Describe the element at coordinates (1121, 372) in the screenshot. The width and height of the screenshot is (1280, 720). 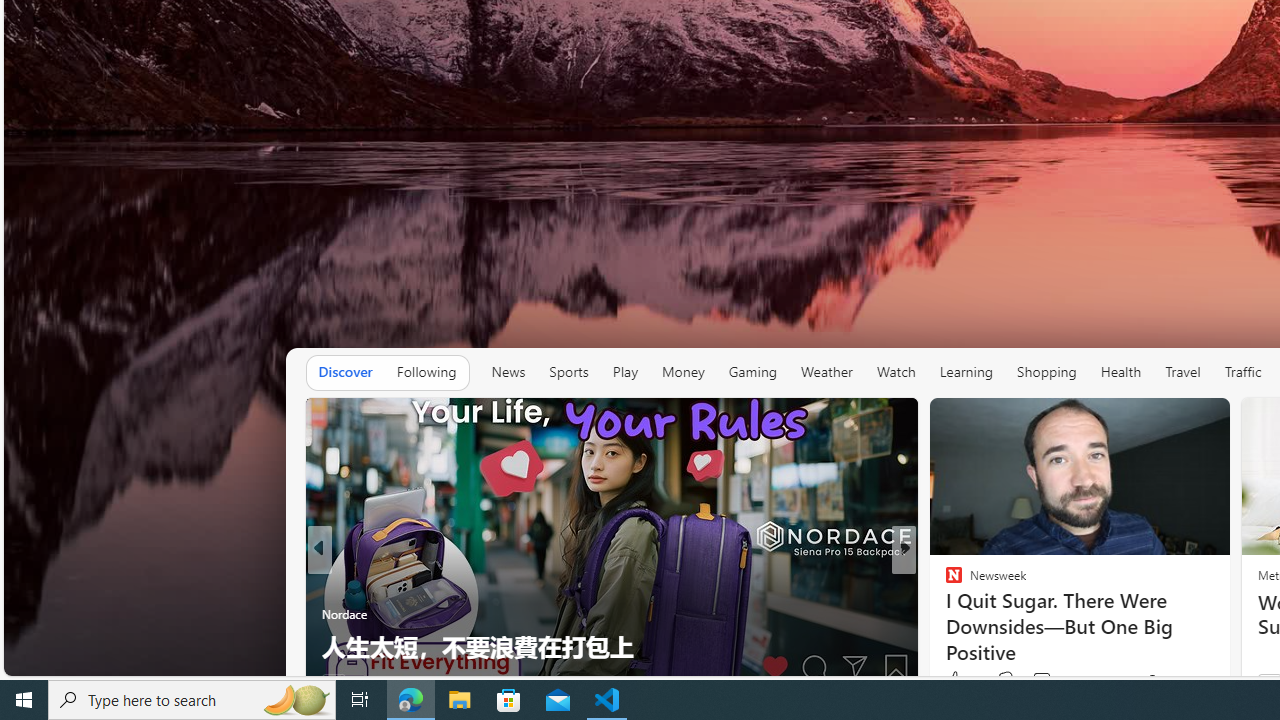
I see `'Health'` at that location.